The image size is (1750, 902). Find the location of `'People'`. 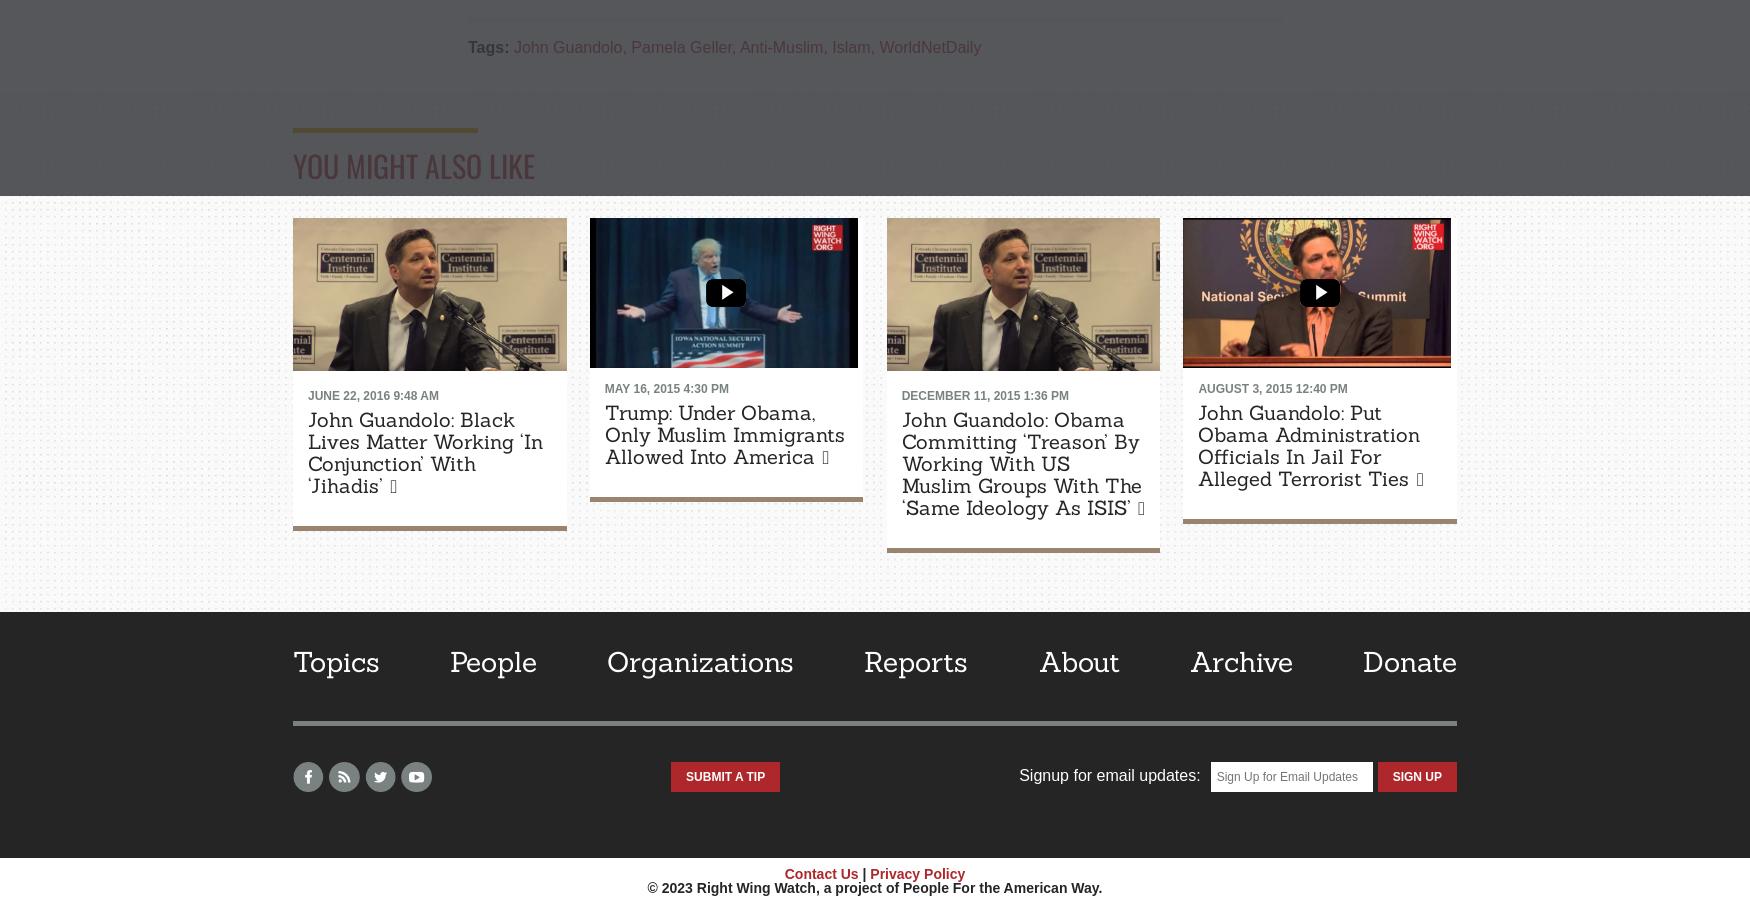

'People' is located at coordinates (493, 659).